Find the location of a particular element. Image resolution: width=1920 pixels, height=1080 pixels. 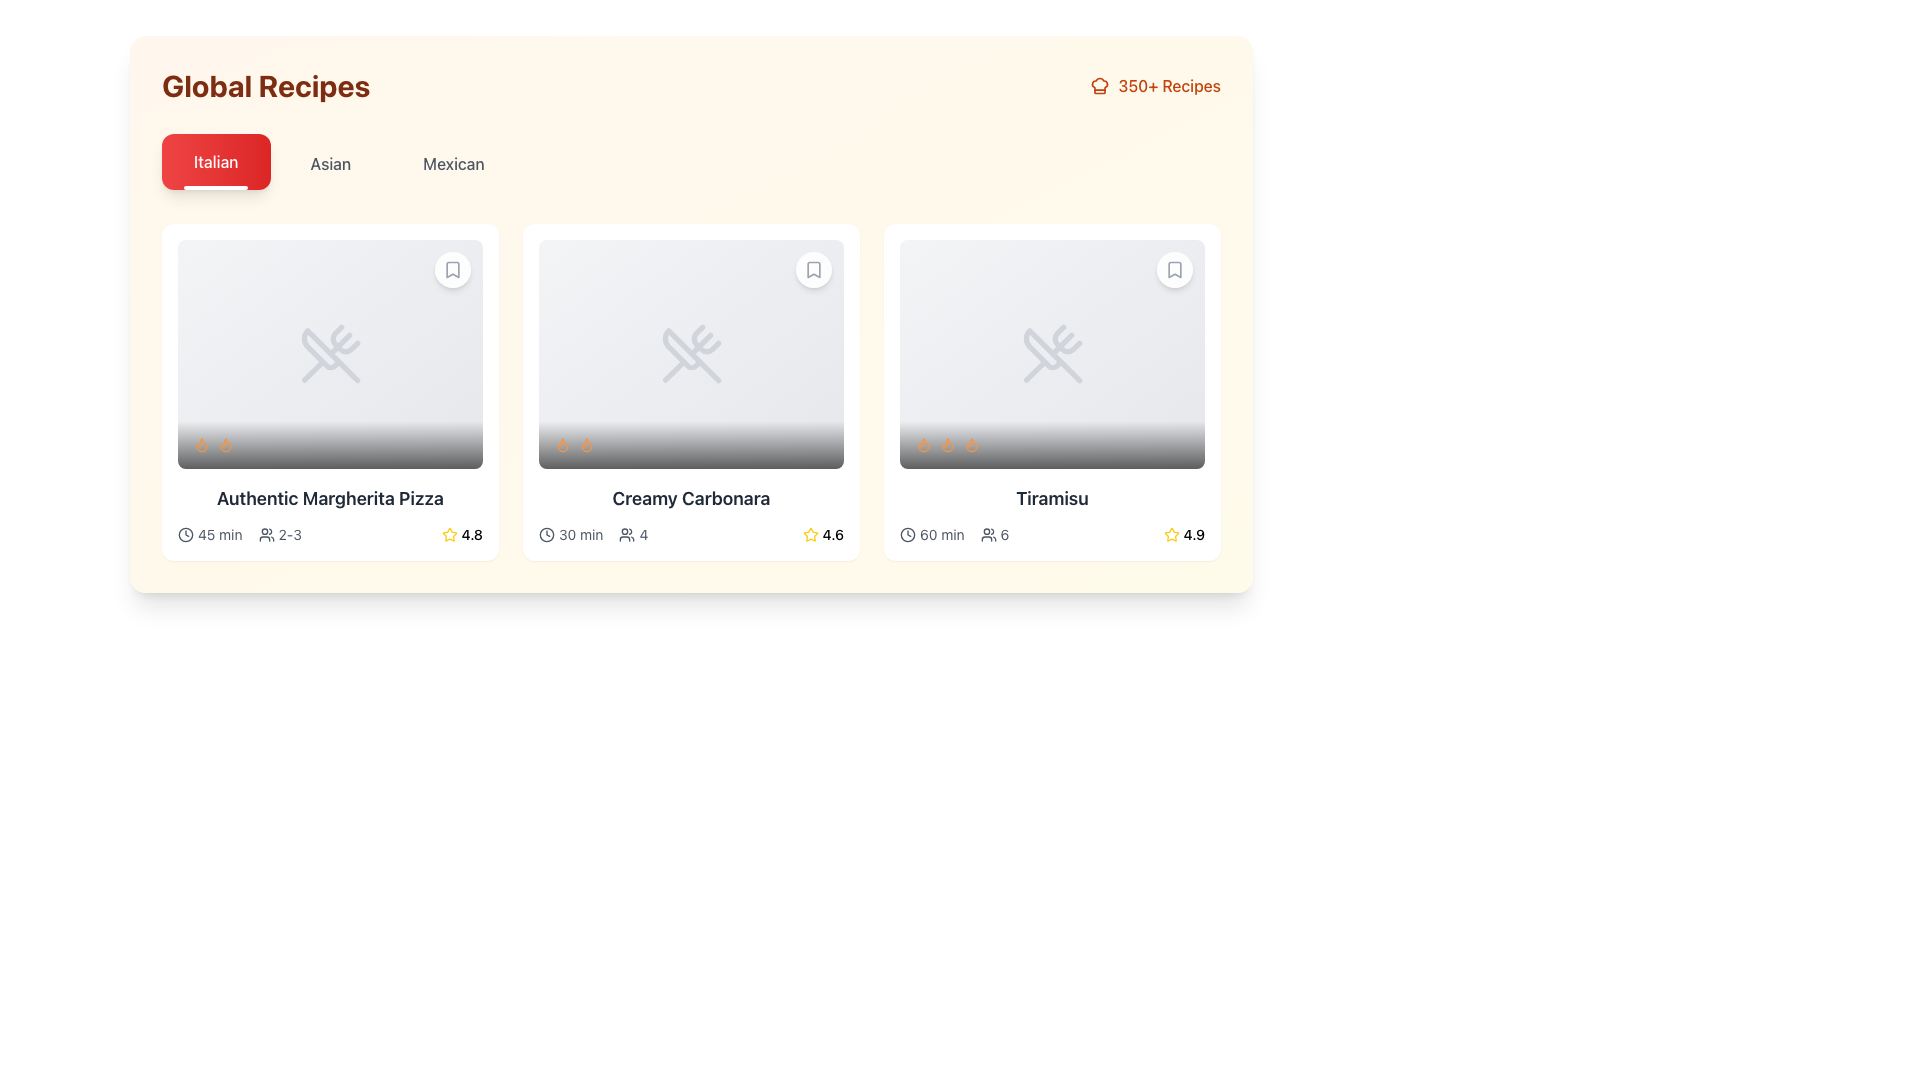

the culinary icon located to the left of the text '350+ Recipes' in the top-right corner of the interface is located at coordinates (1099, 84).